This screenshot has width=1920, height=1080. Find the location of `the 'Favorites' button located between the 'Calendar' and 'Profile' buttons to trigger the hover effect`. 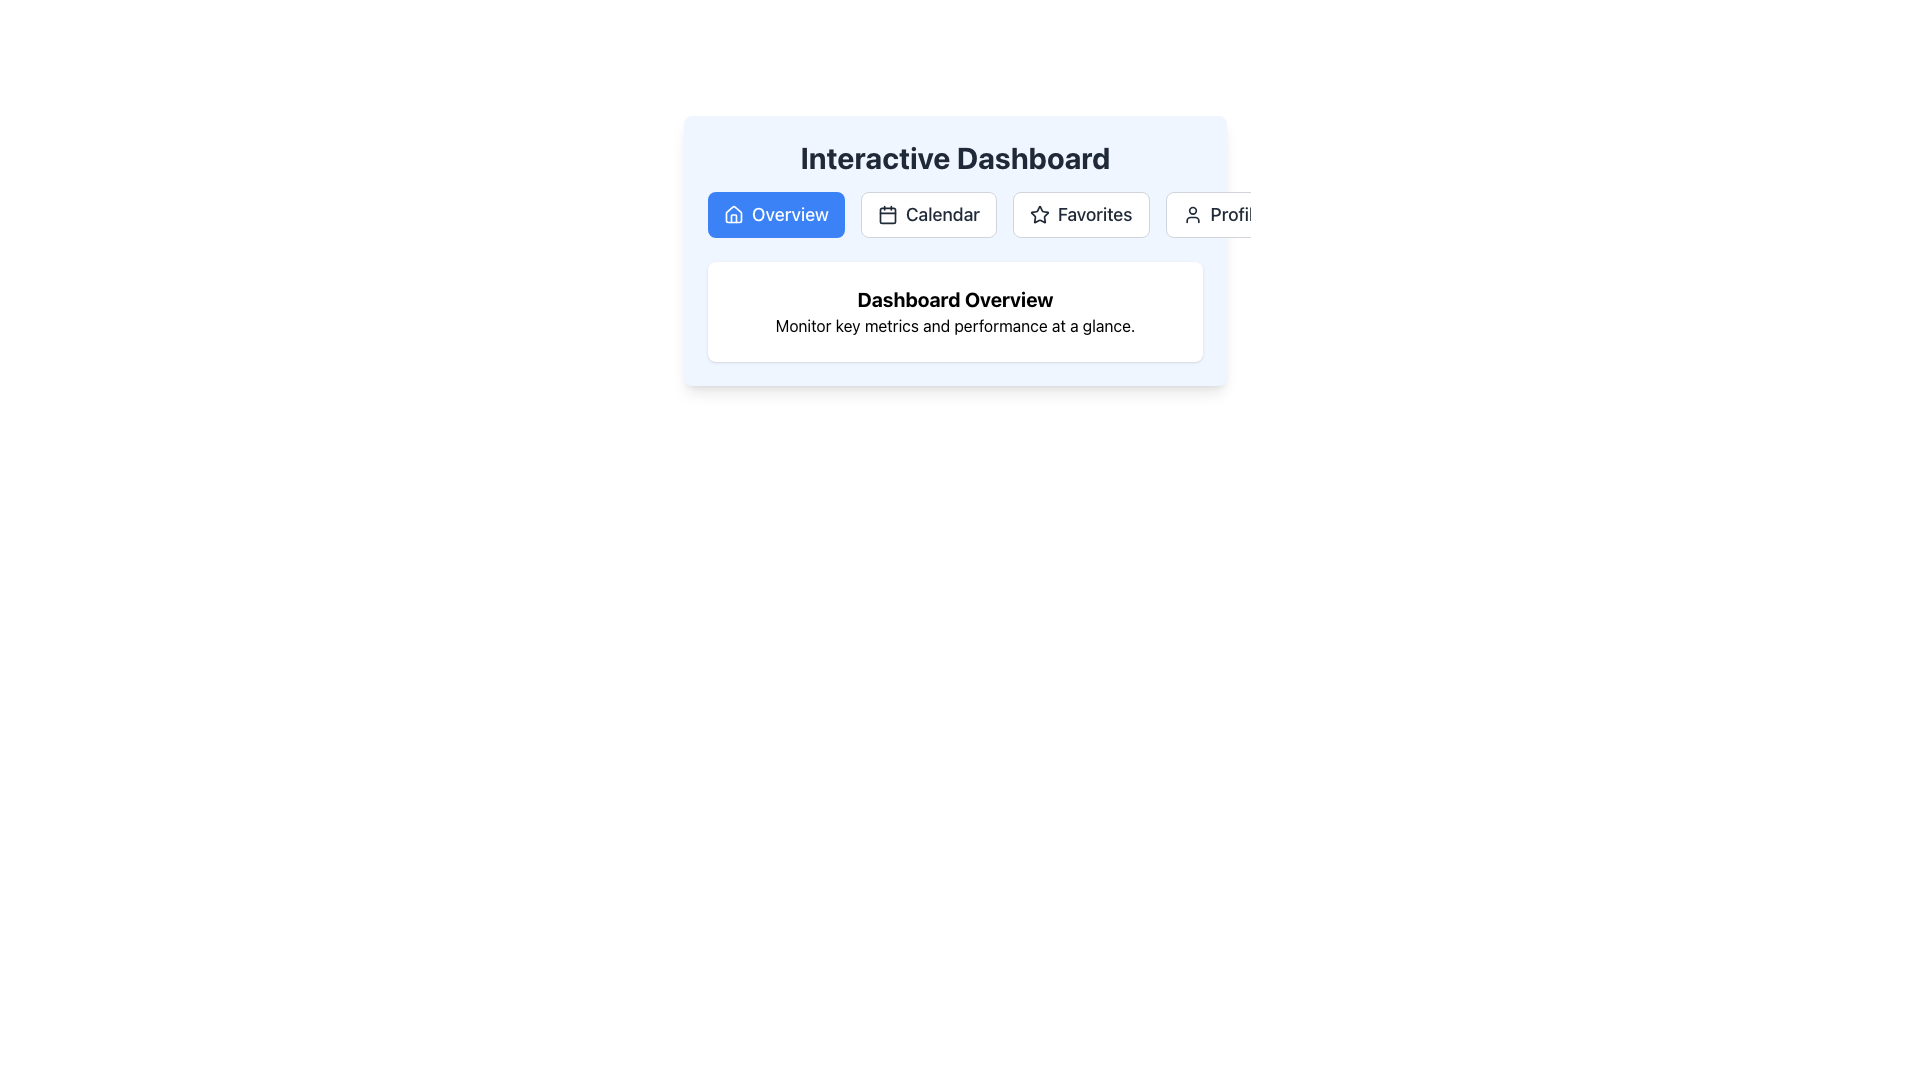

the 'Favorites' button located between the 'Calendar' and 'Profile' buttons to trigger the hover effect is located at coordinates (1080, 215).